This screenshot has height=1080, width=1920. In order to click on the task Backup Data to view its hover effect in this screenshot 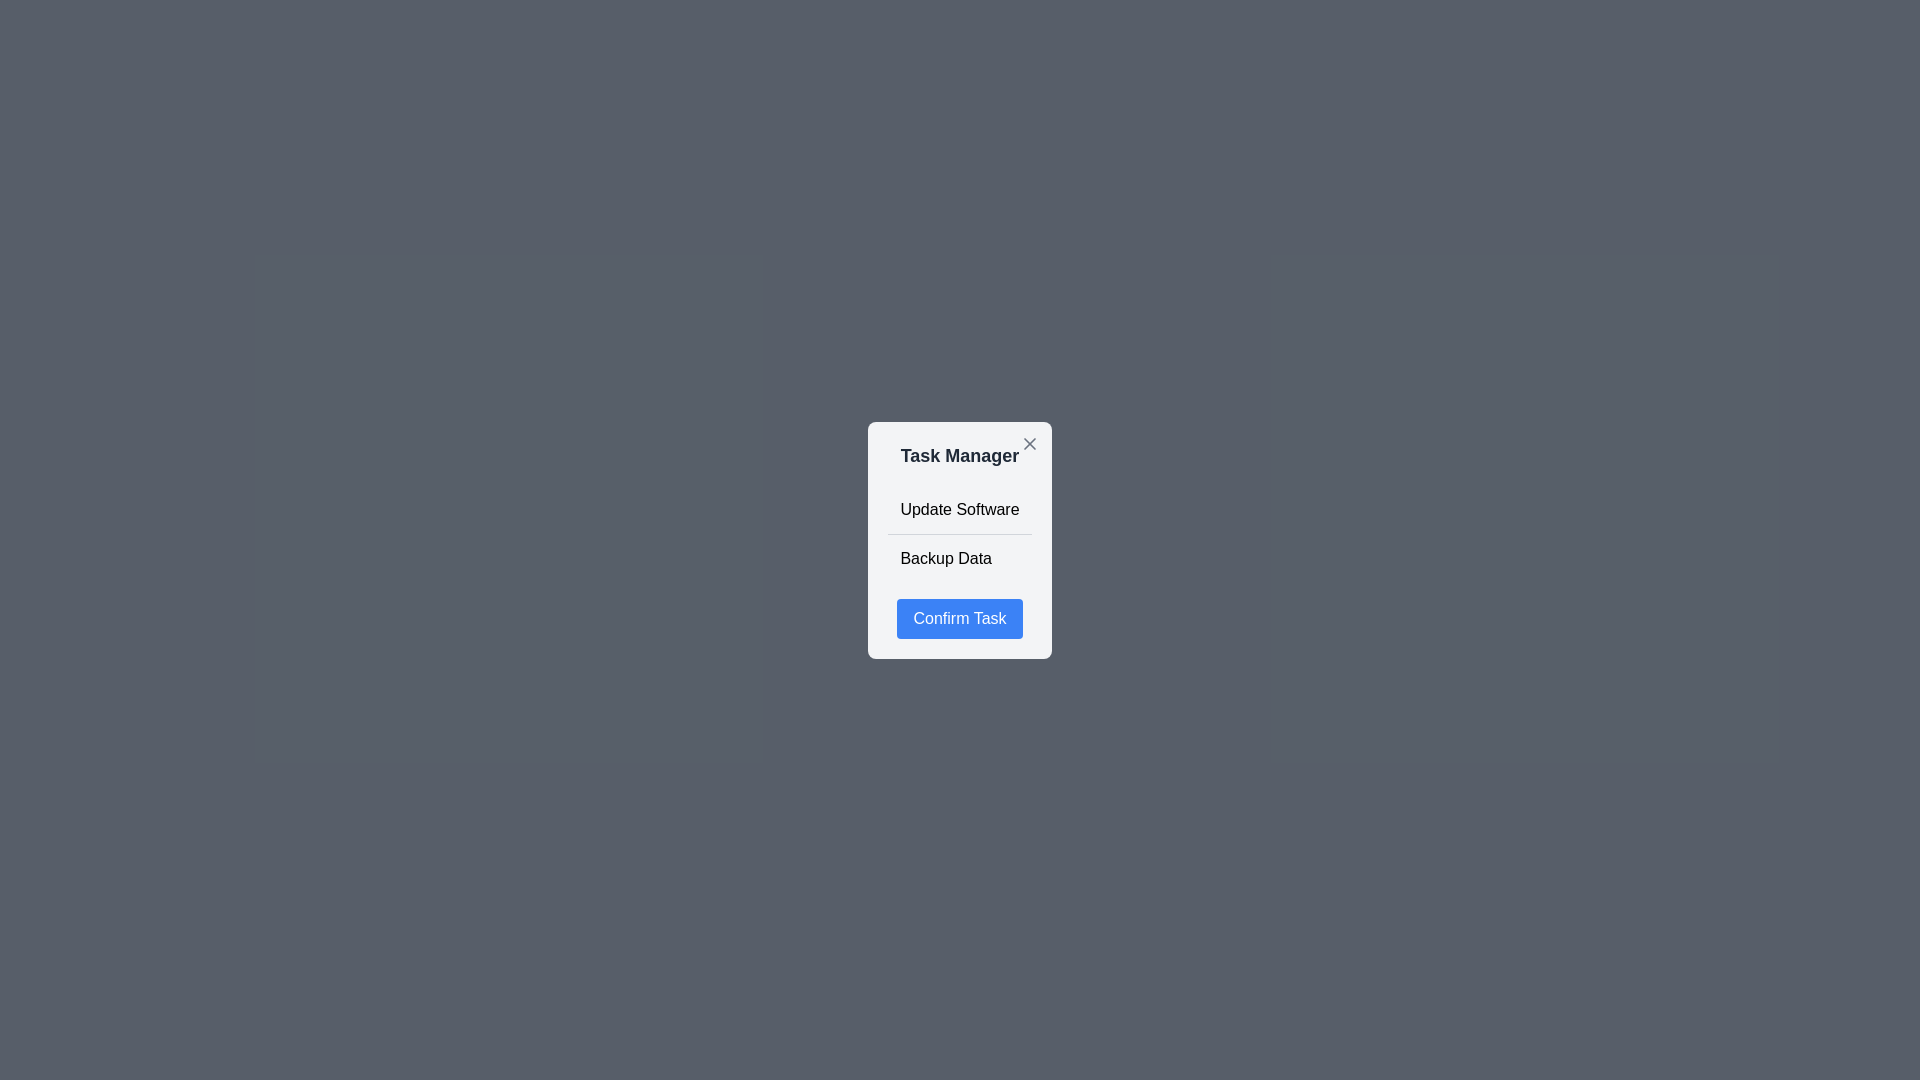, I will do `click(960, 558)`.